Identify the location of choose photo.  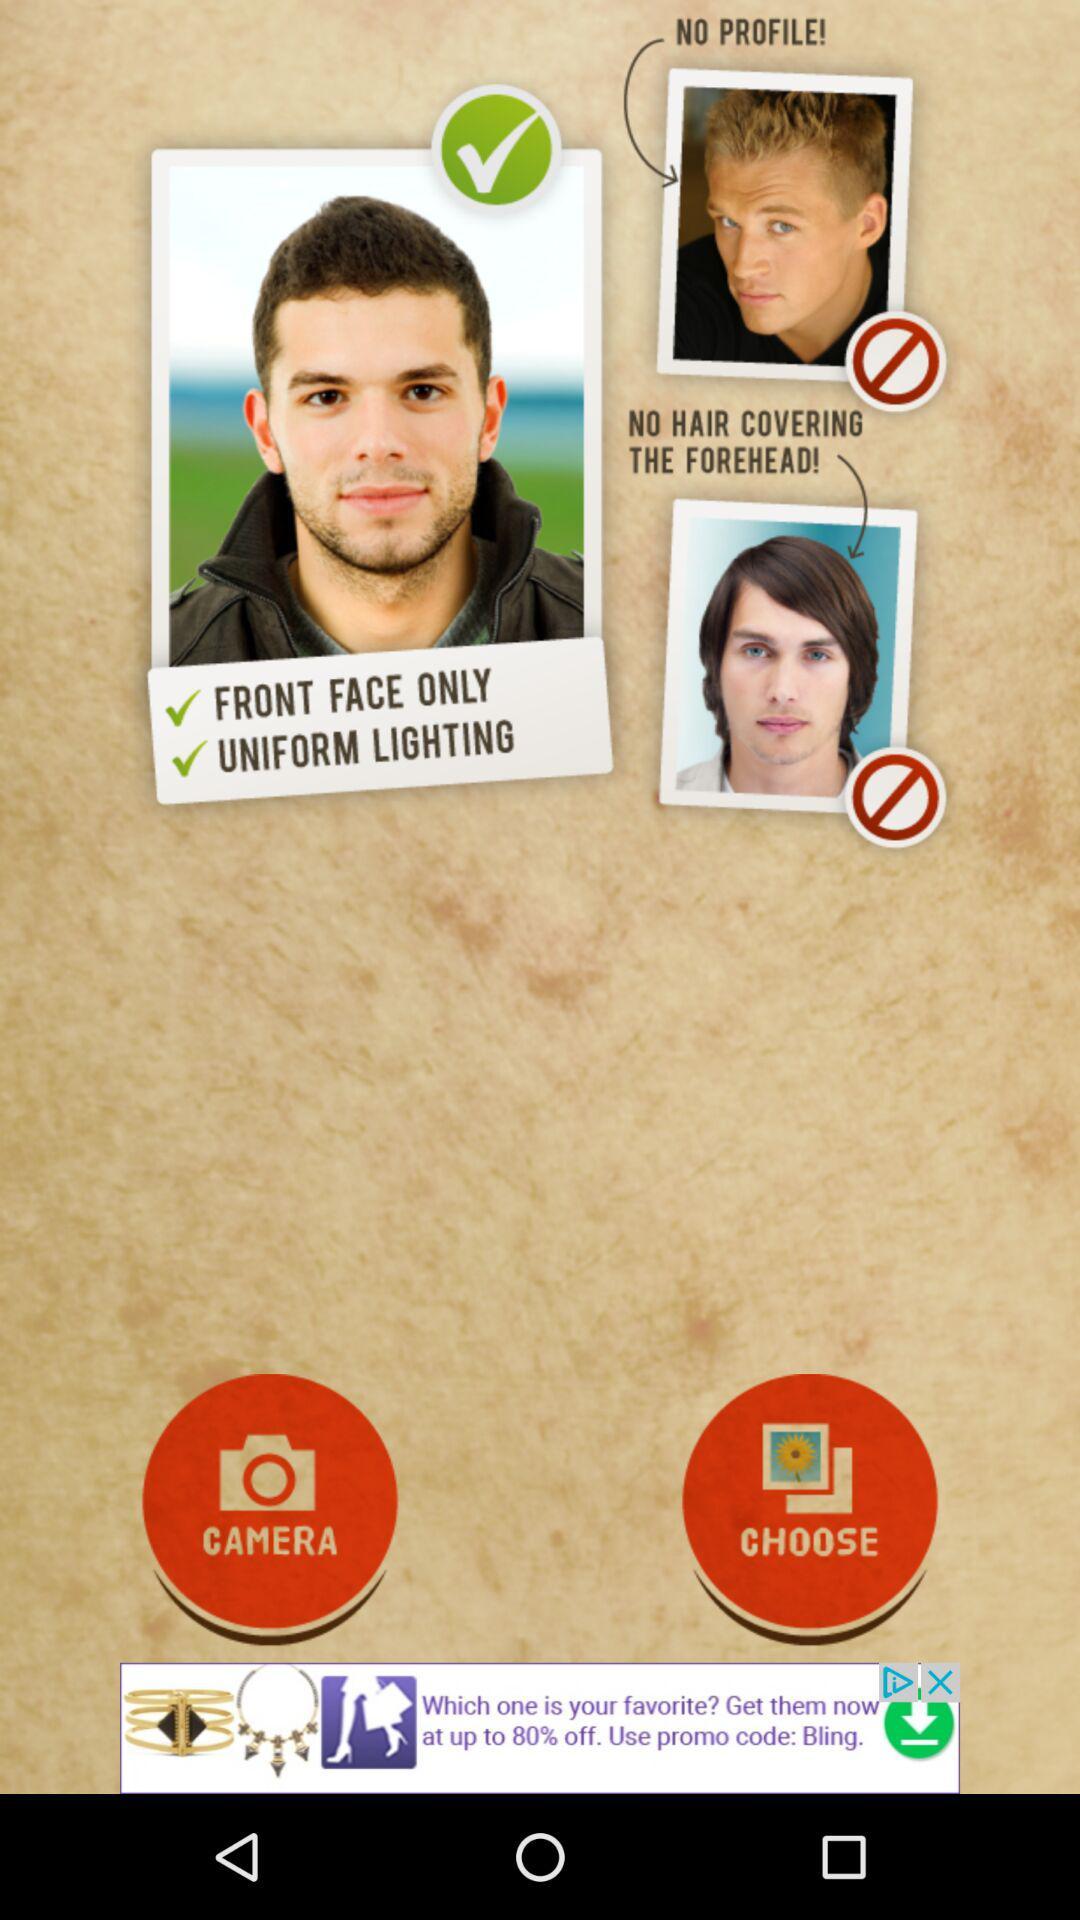
(810, 1510).